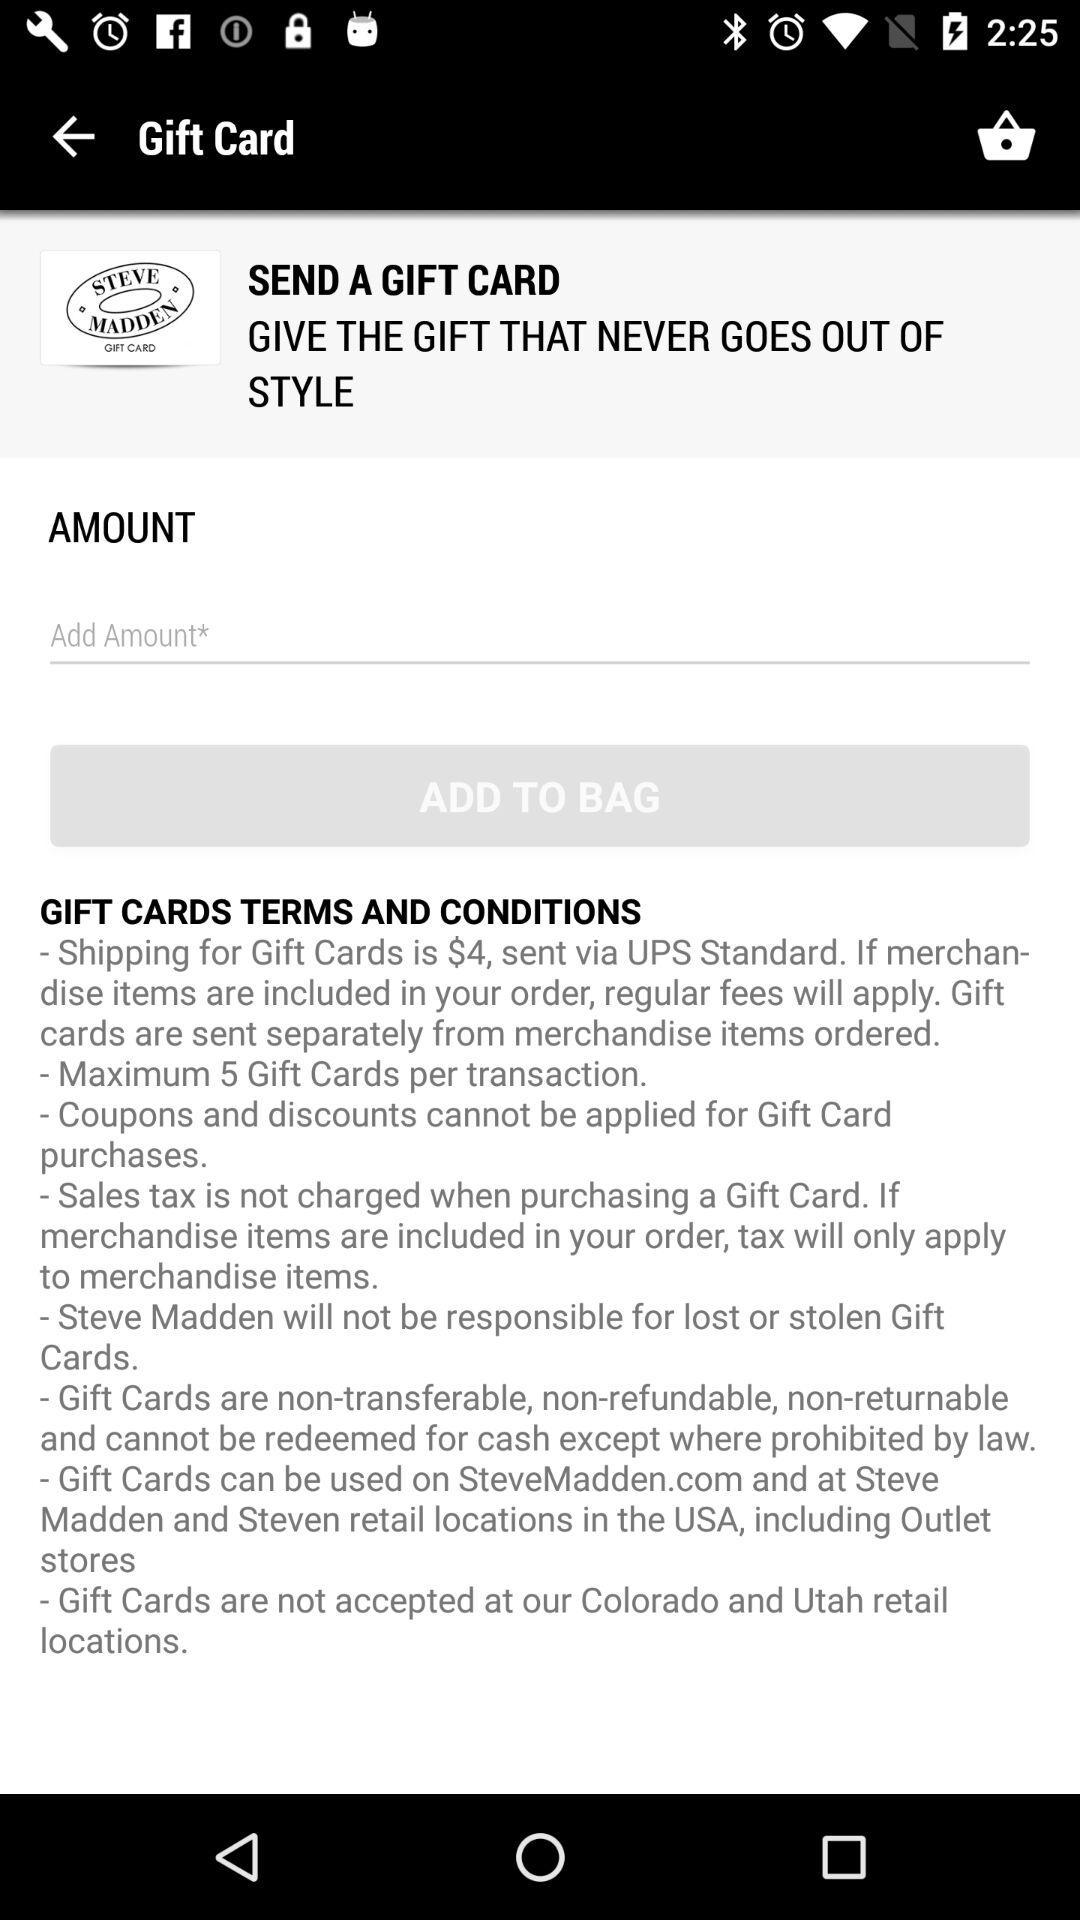 This screenshot has width=1080, height=1920. I want to click on the item next to gift card icon, so click(72, 135).